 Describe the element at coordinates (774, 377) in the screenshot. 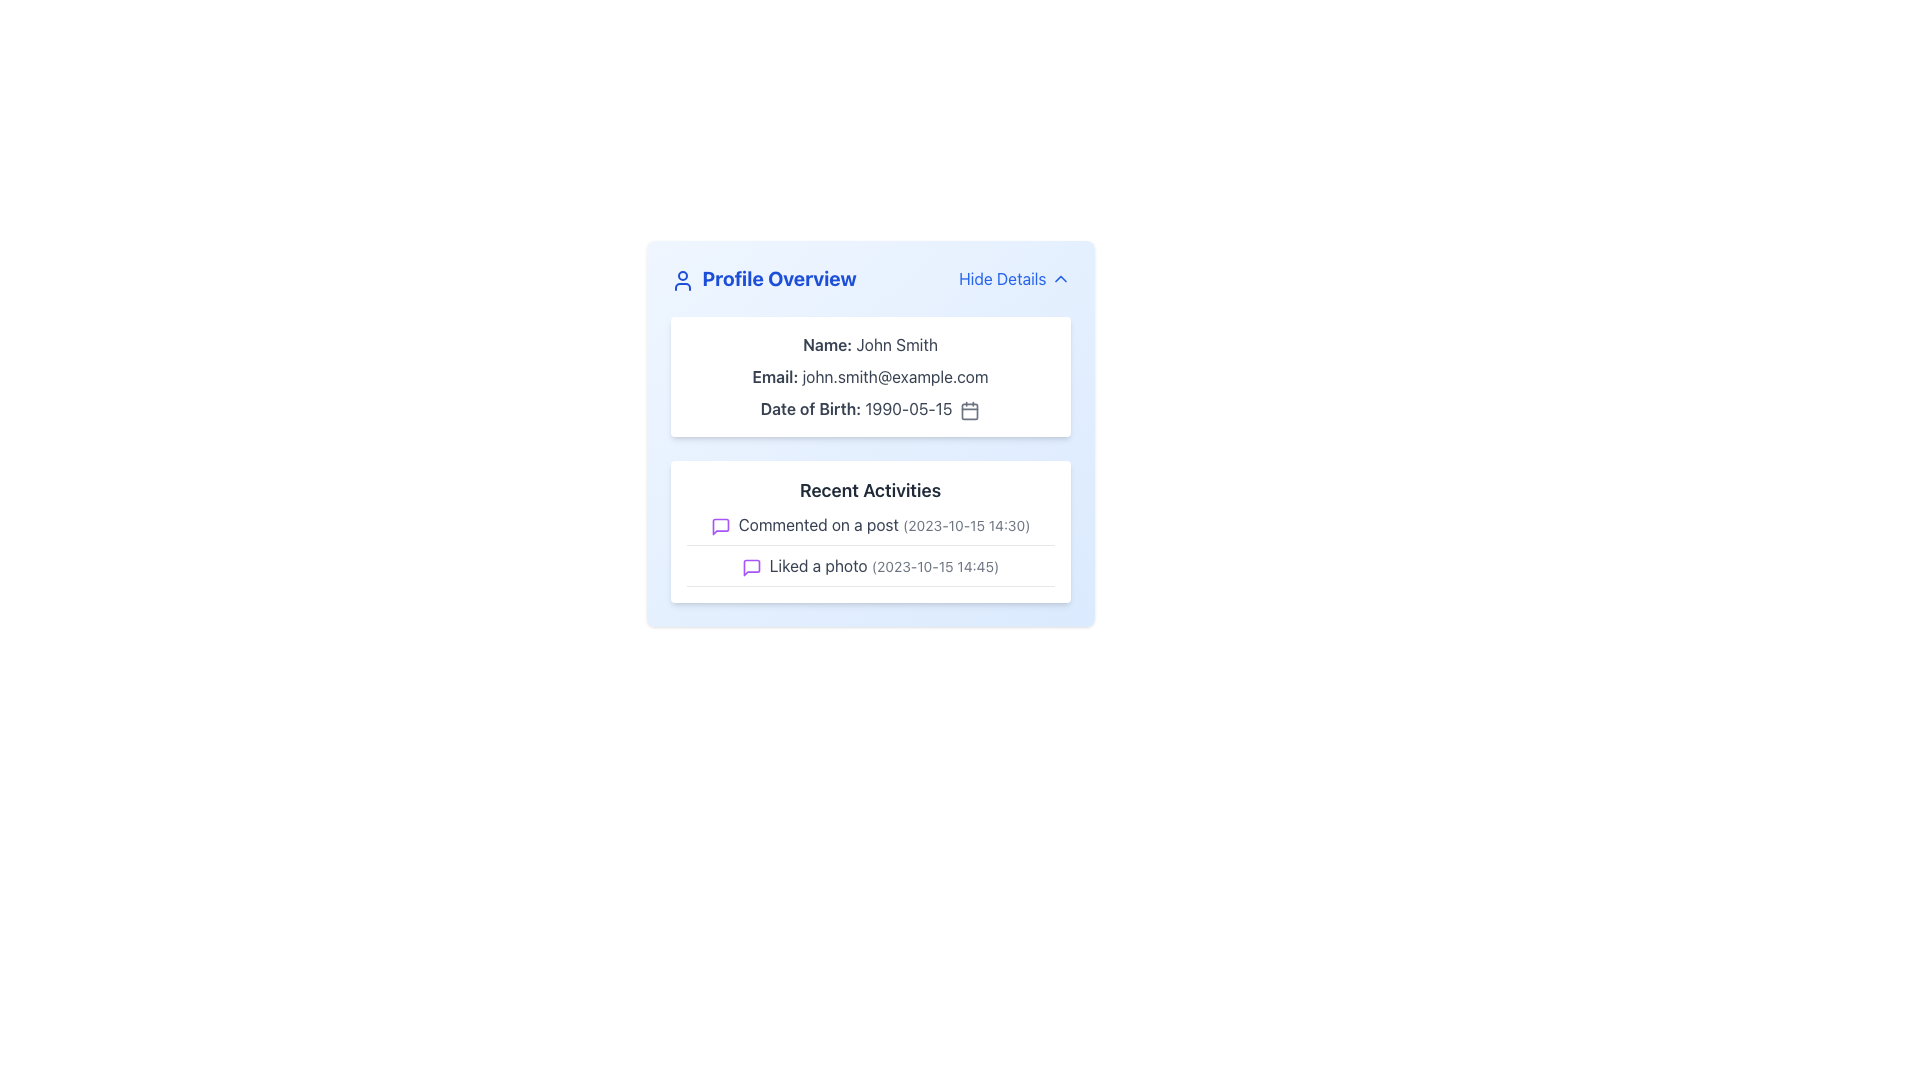

I see `the 'Email:' label element, which is positioned above the user's email address in the profile details section` at that location.